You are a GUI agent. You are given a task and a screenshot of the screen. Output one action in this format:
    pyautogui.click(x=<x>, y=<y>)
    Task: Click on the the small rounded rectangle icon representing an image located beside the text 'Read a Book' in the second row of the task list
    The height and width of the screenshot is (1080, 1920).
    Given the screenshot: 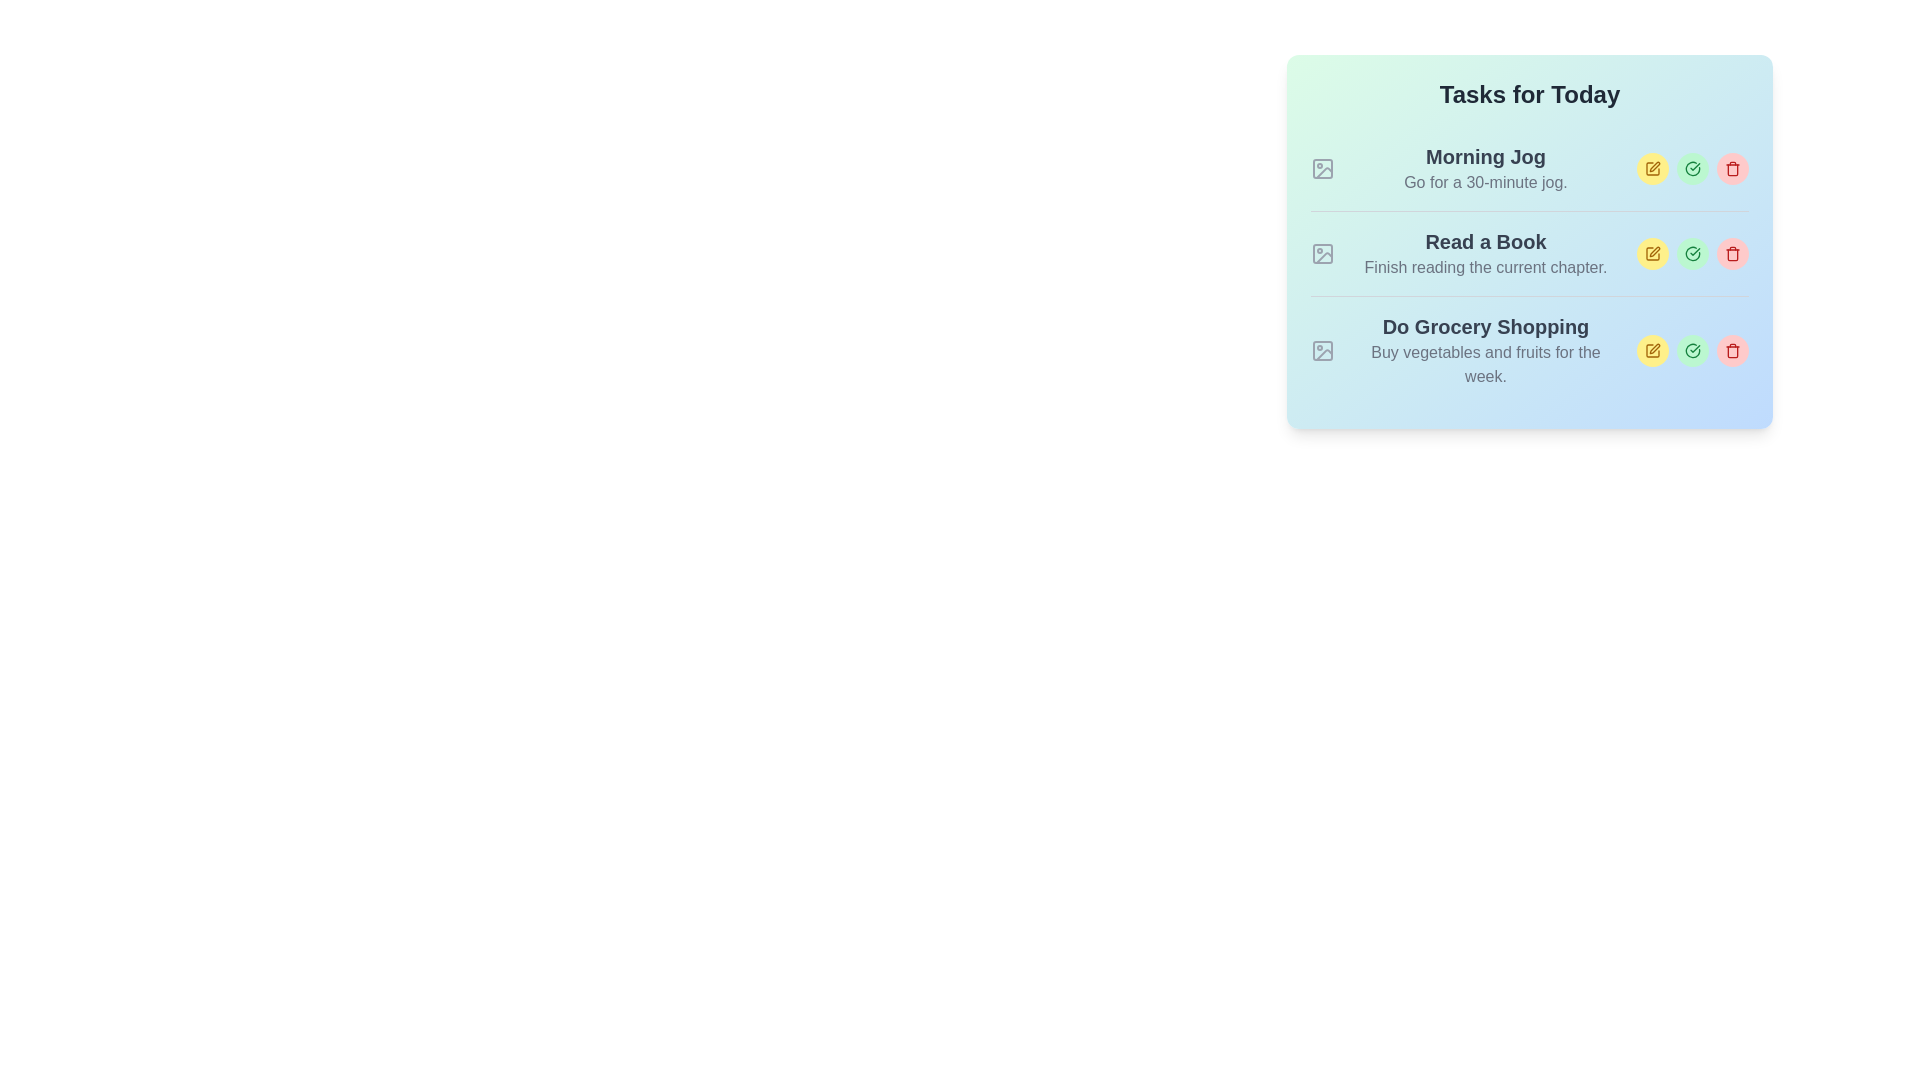 What is the action you would take?
    pyautogui.click(x=1323, y=253)
    